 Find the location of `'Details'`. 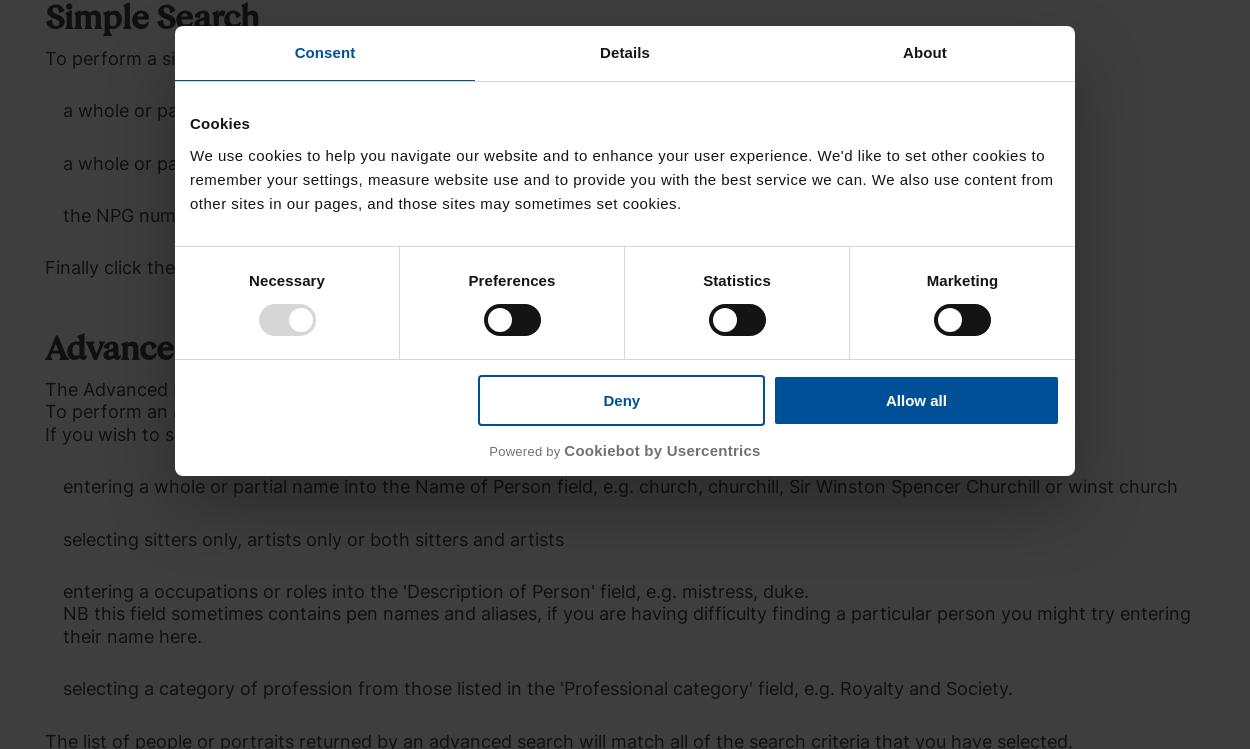

'Details' is located at coordinates (599, 52).